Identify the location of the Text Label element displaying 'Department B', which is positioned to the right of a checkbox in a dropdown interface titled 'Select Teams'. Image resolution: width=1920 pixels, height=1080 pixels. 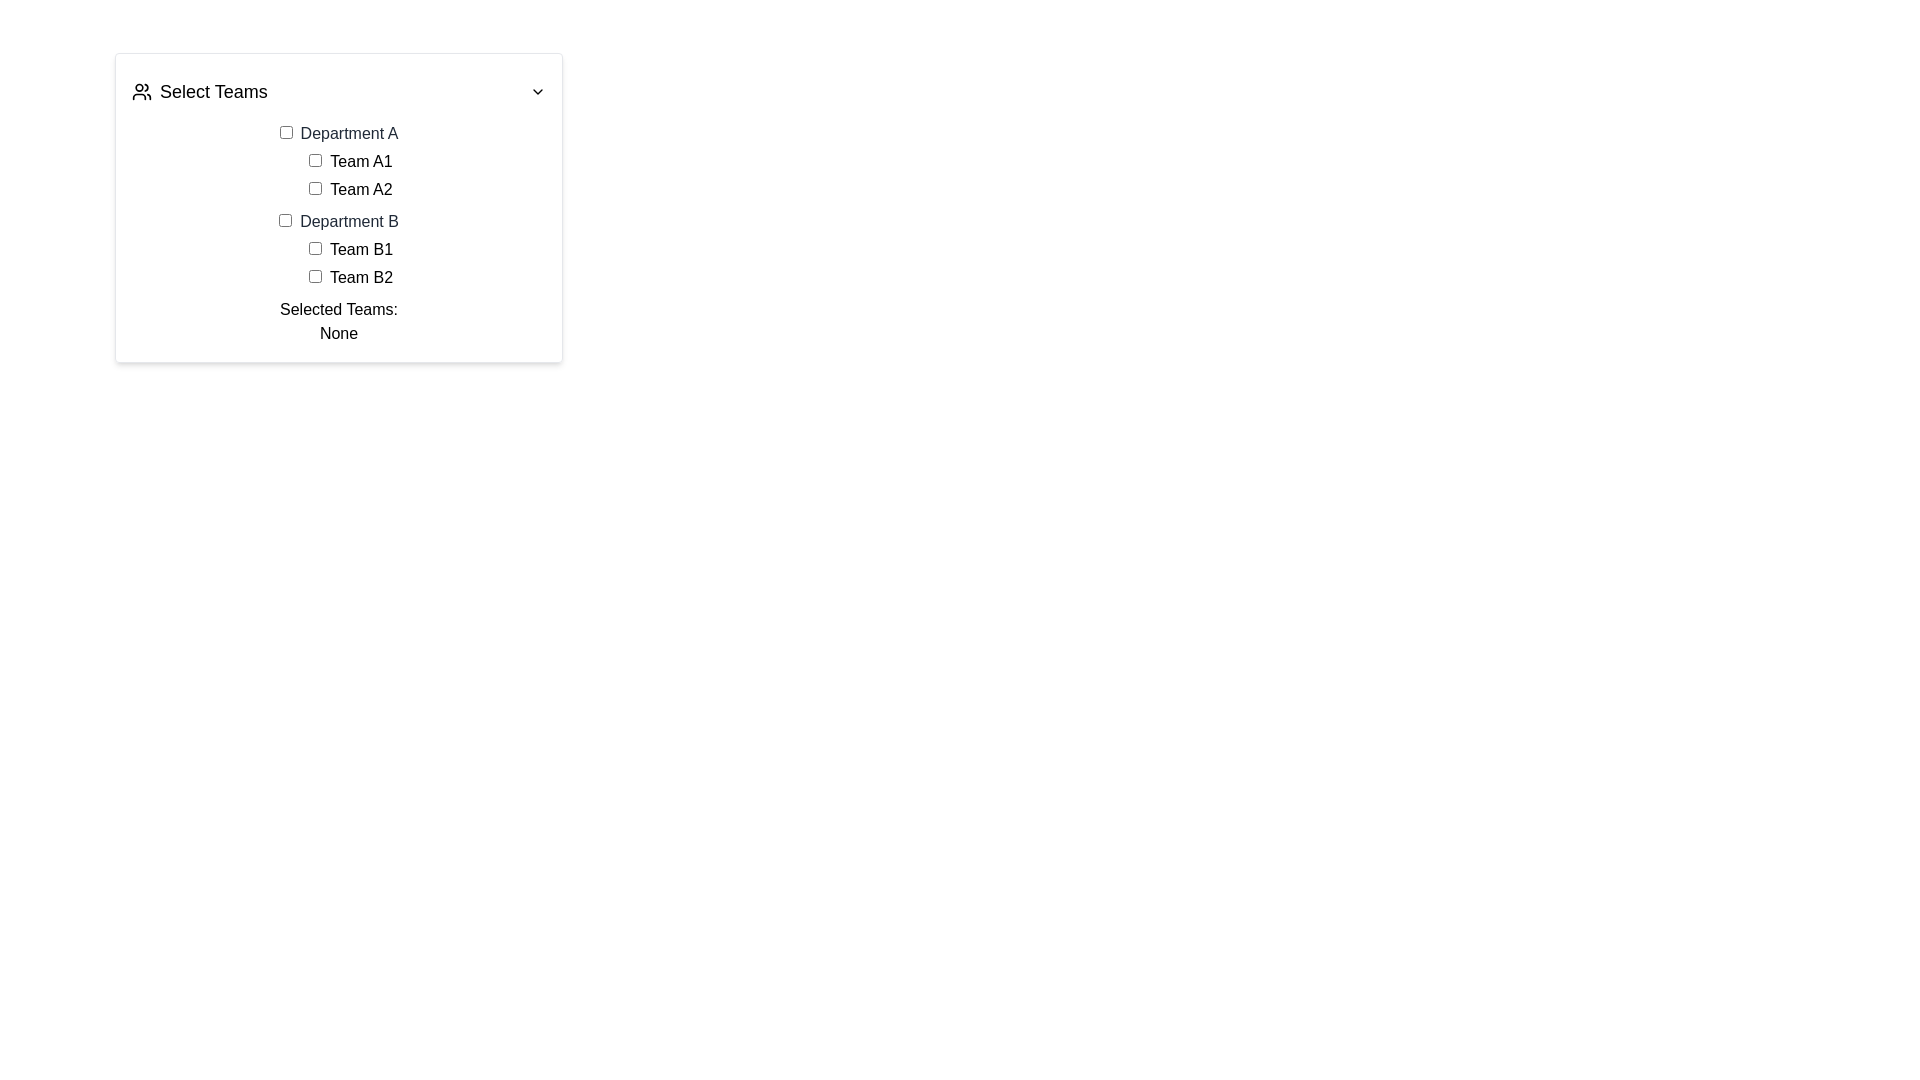
(349, 221).